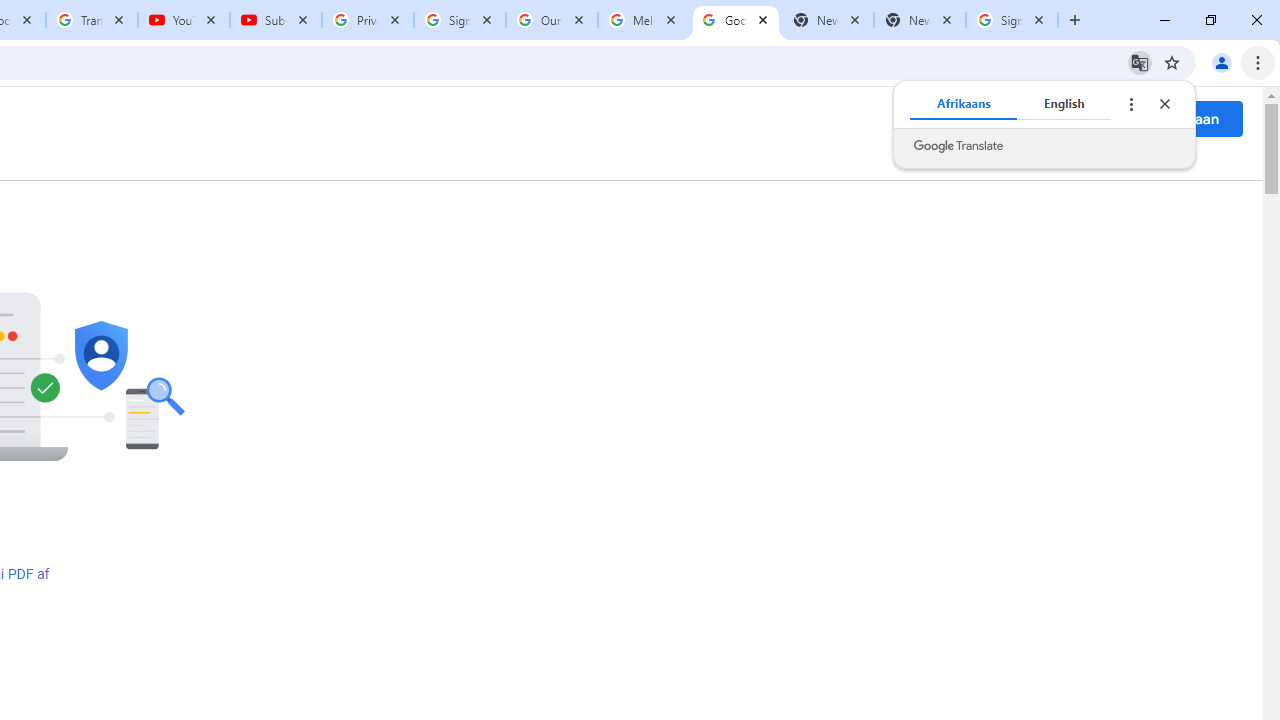 The width and height of the screenshot is (1280, 720). Describe the element at coordinates (1130, 104) in the screenshot. I see `'Translate options'` at that location.